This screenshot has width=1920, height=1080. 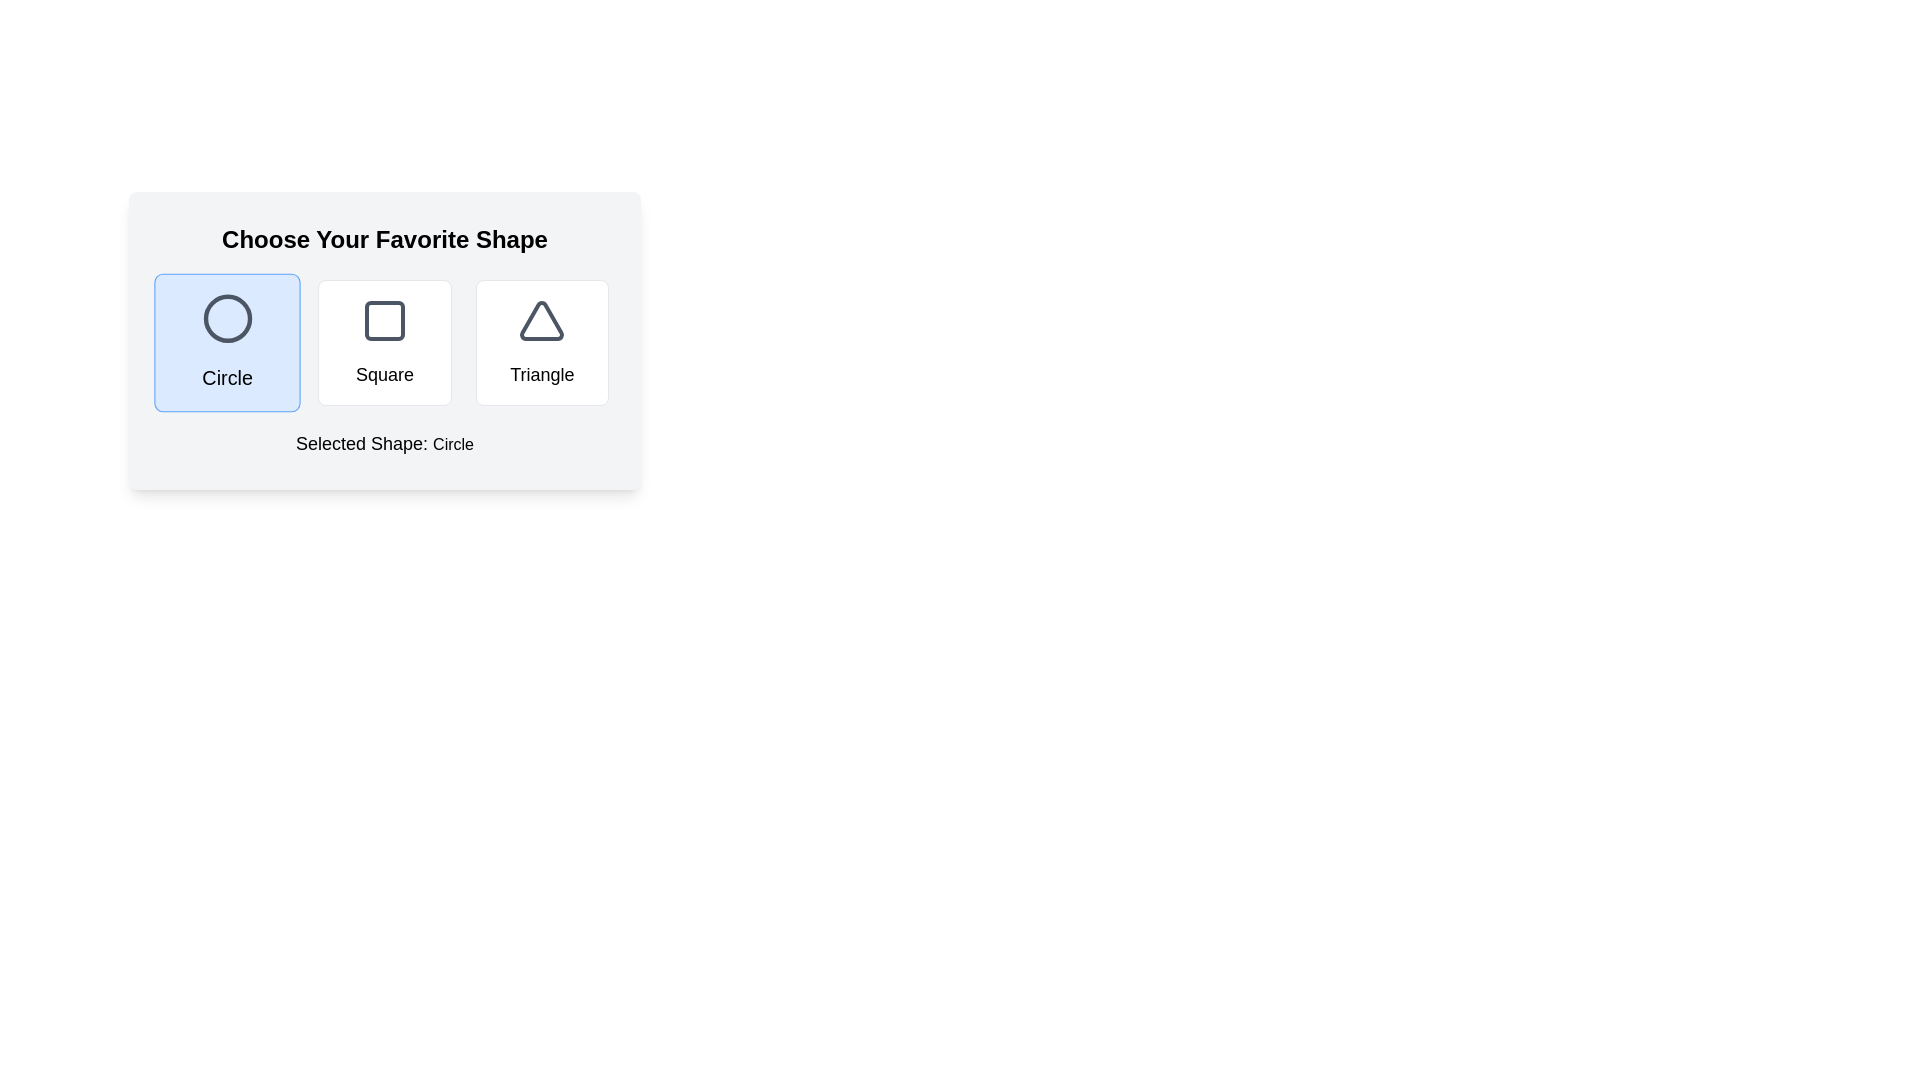 What do you see at coordinates (384, 319) in the screenshot?
I see `the central graphic component that symbolizes a selected or interactive state within the schematic square` at bounding box center [384, 319].